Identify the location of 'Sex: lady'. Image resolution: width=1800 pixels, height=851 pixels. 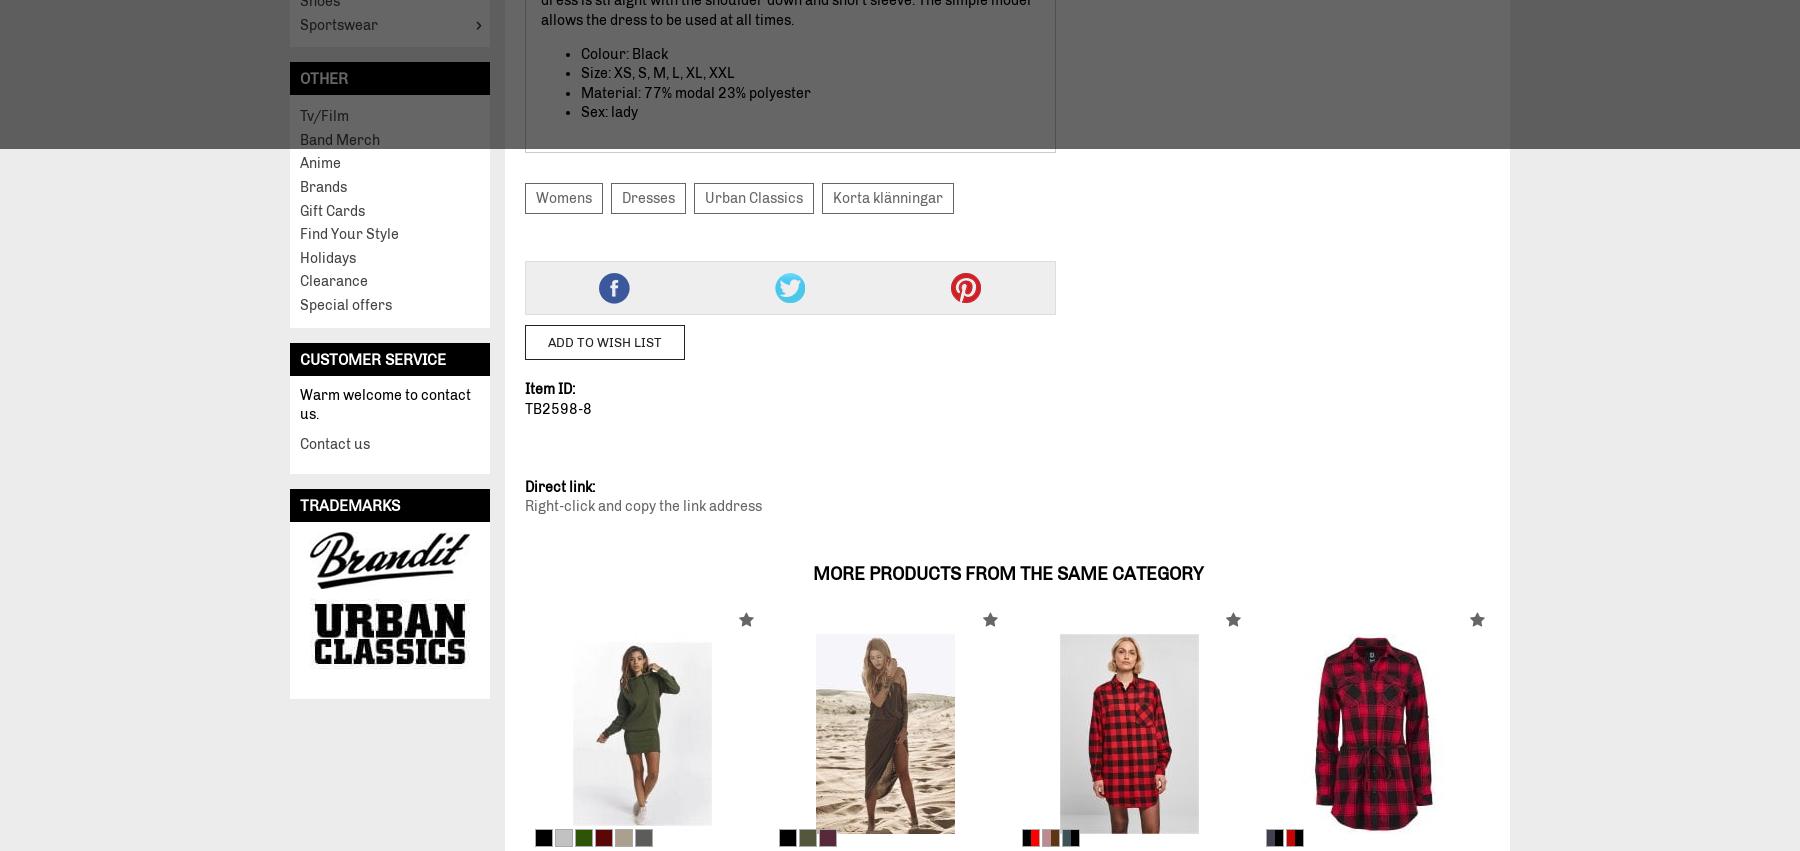
(609, 111).